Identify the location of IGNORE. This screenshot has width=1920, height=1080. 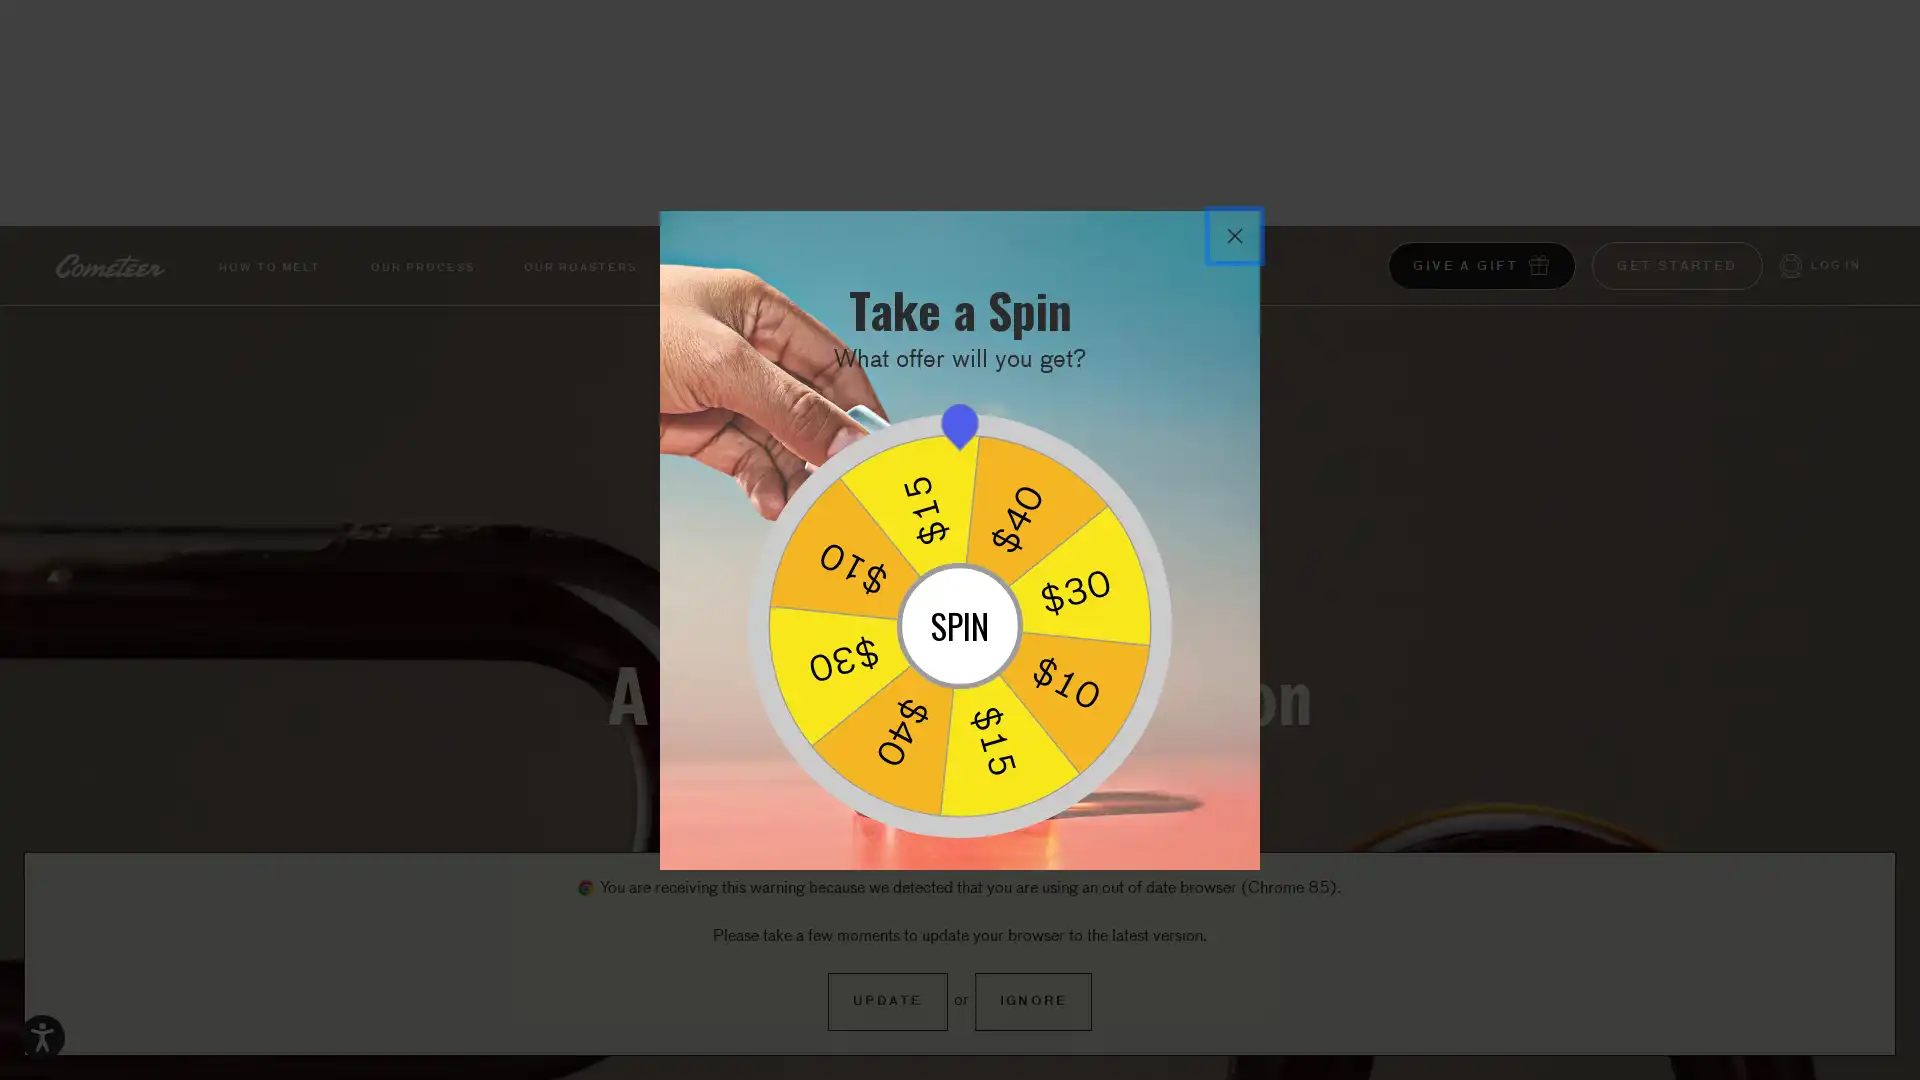
(1032, 1002).